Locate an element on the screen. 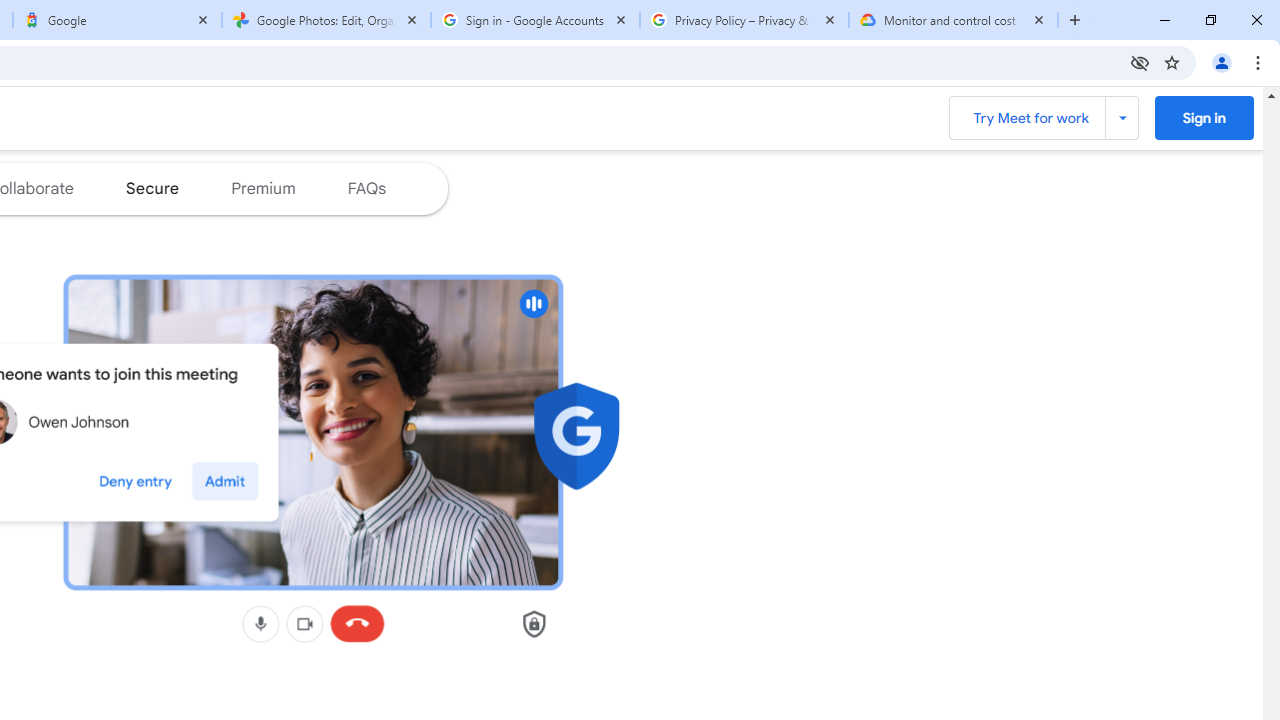  'Try Meet for work' is located at coordinates (1042, 118).